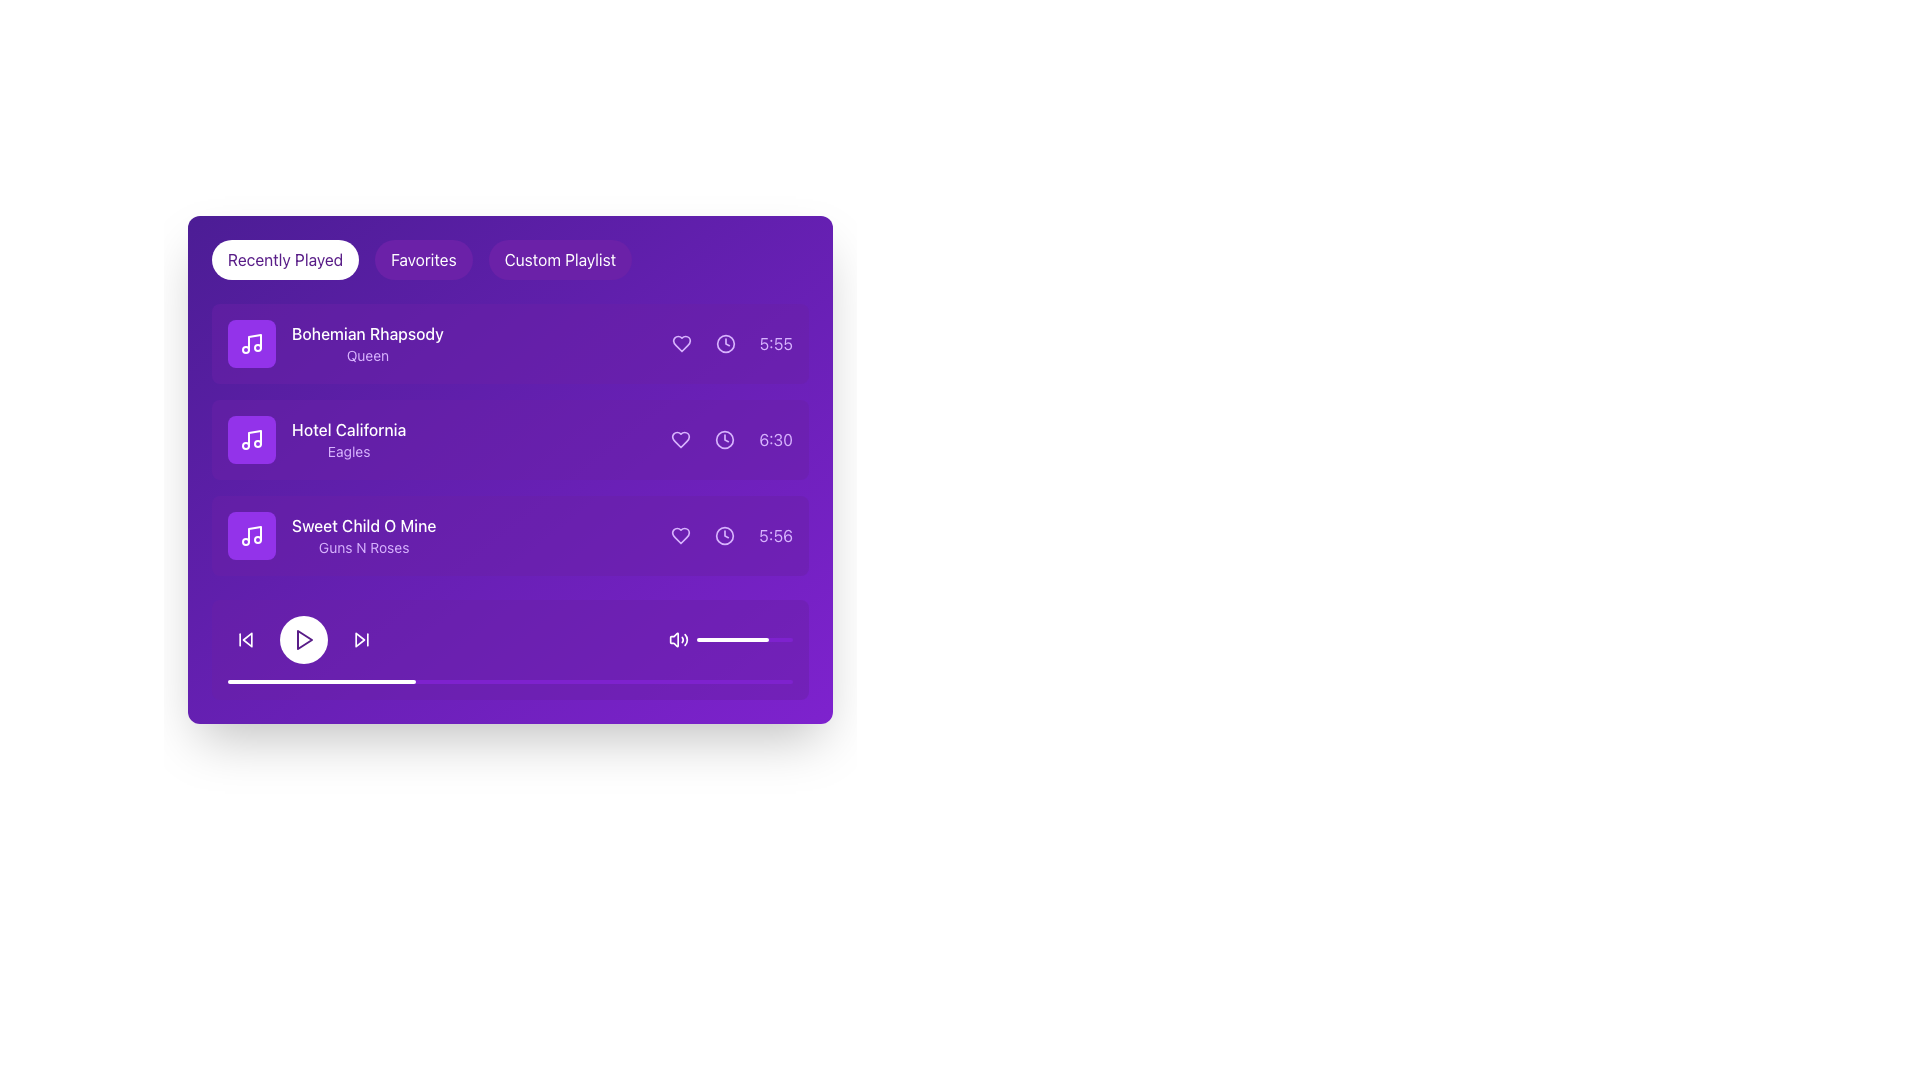 Image resolution: width=1920 pixels, height=1080 pixels. Describe the element at coordinates (681, 438) in the screenshot. I see `the heart-shaped icon, which is the second icon in the list, located next to the song 'Hotel California'` at that location.